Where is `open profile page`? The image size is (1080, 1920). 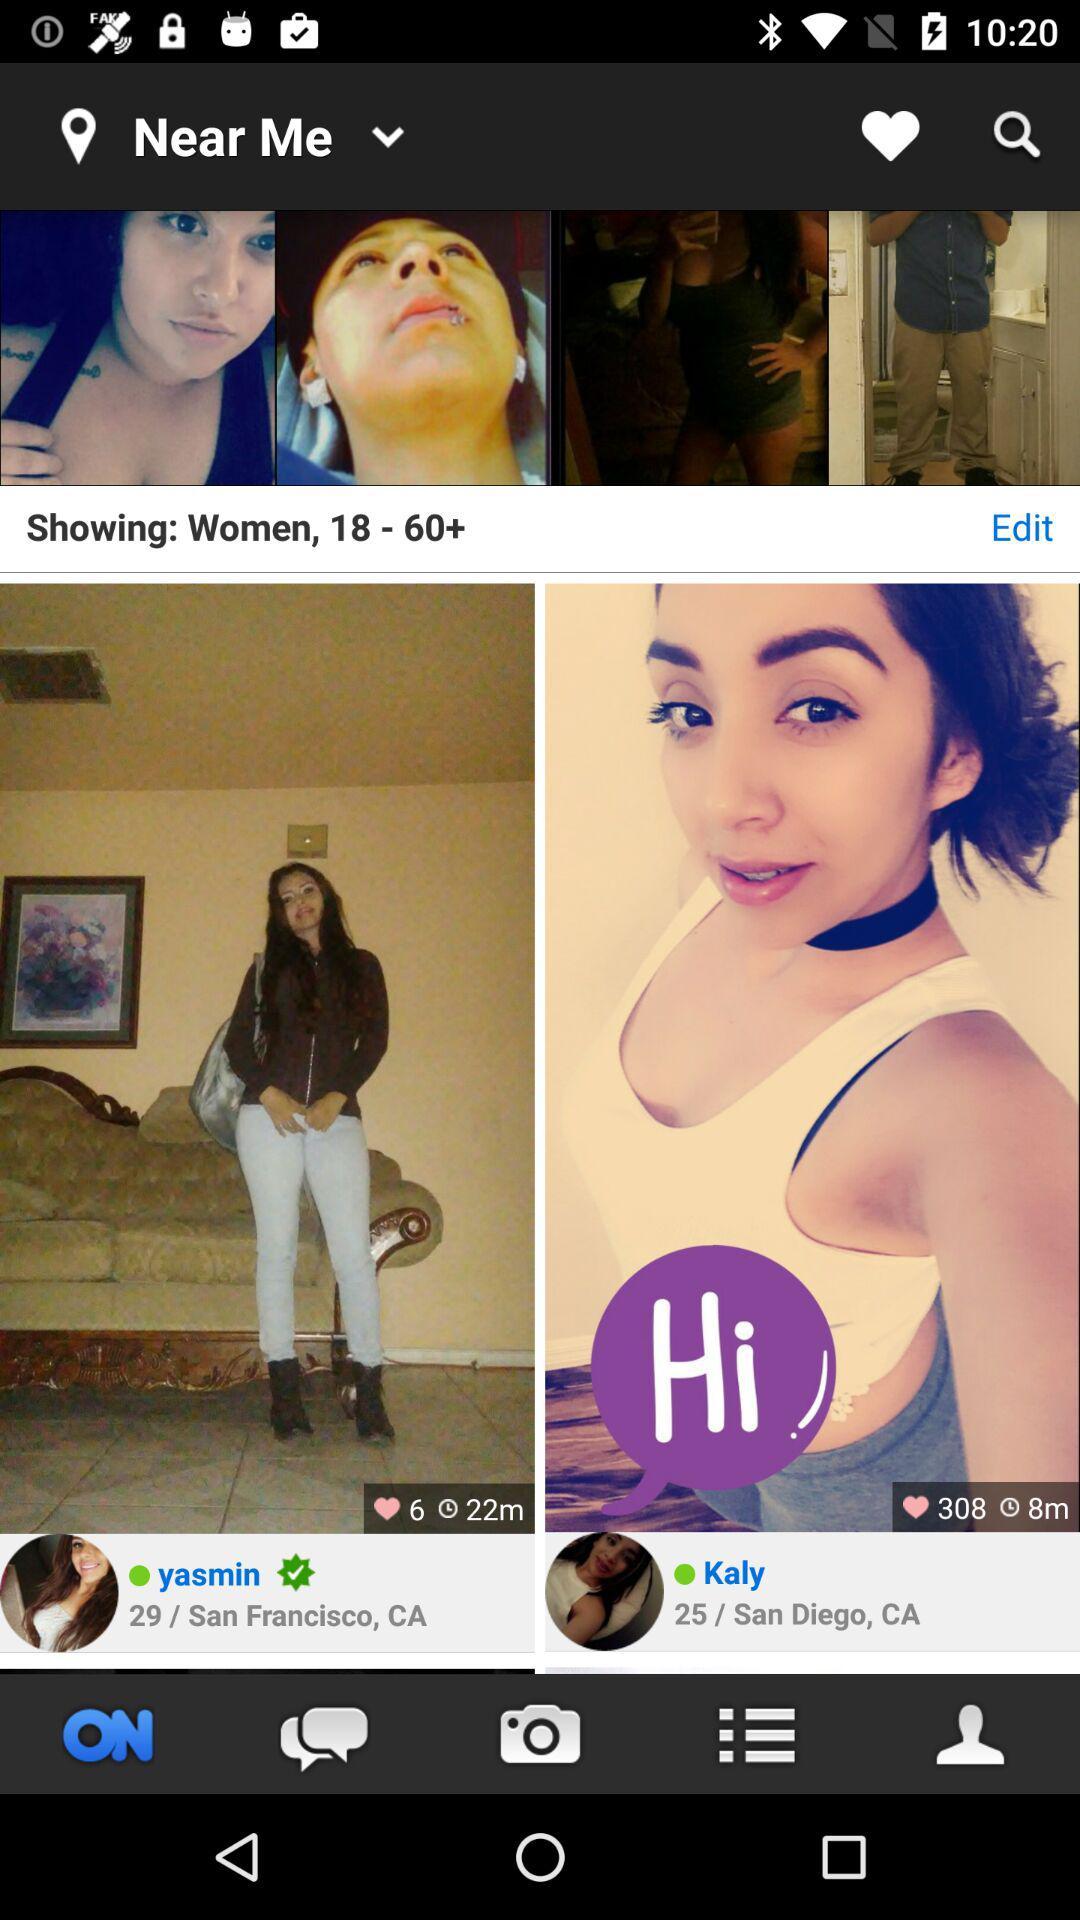
open profile page is located at coordinates (971, 1733).